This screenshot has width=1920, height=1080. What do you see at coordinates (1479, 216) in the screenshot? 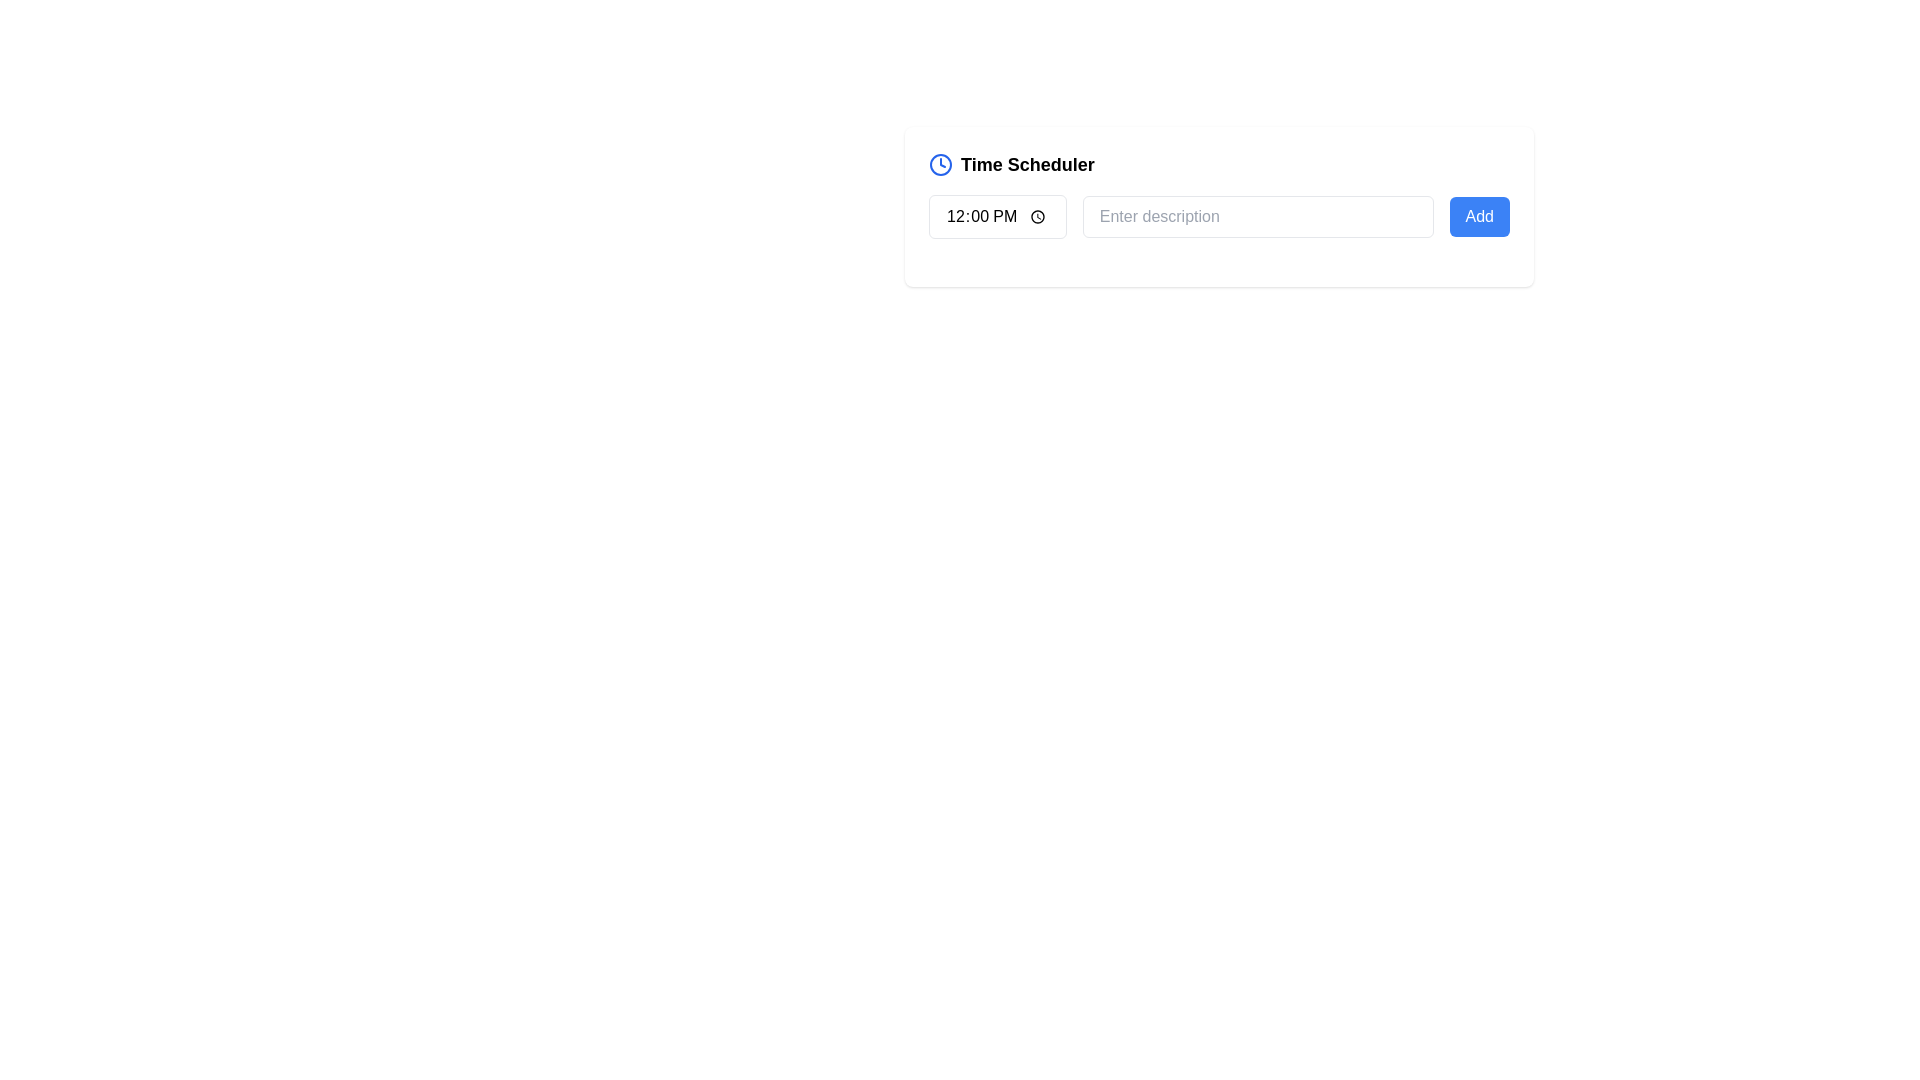
I see `the 'Add' button with a blue background and rounded edges` at bounding box center [1479, 216].